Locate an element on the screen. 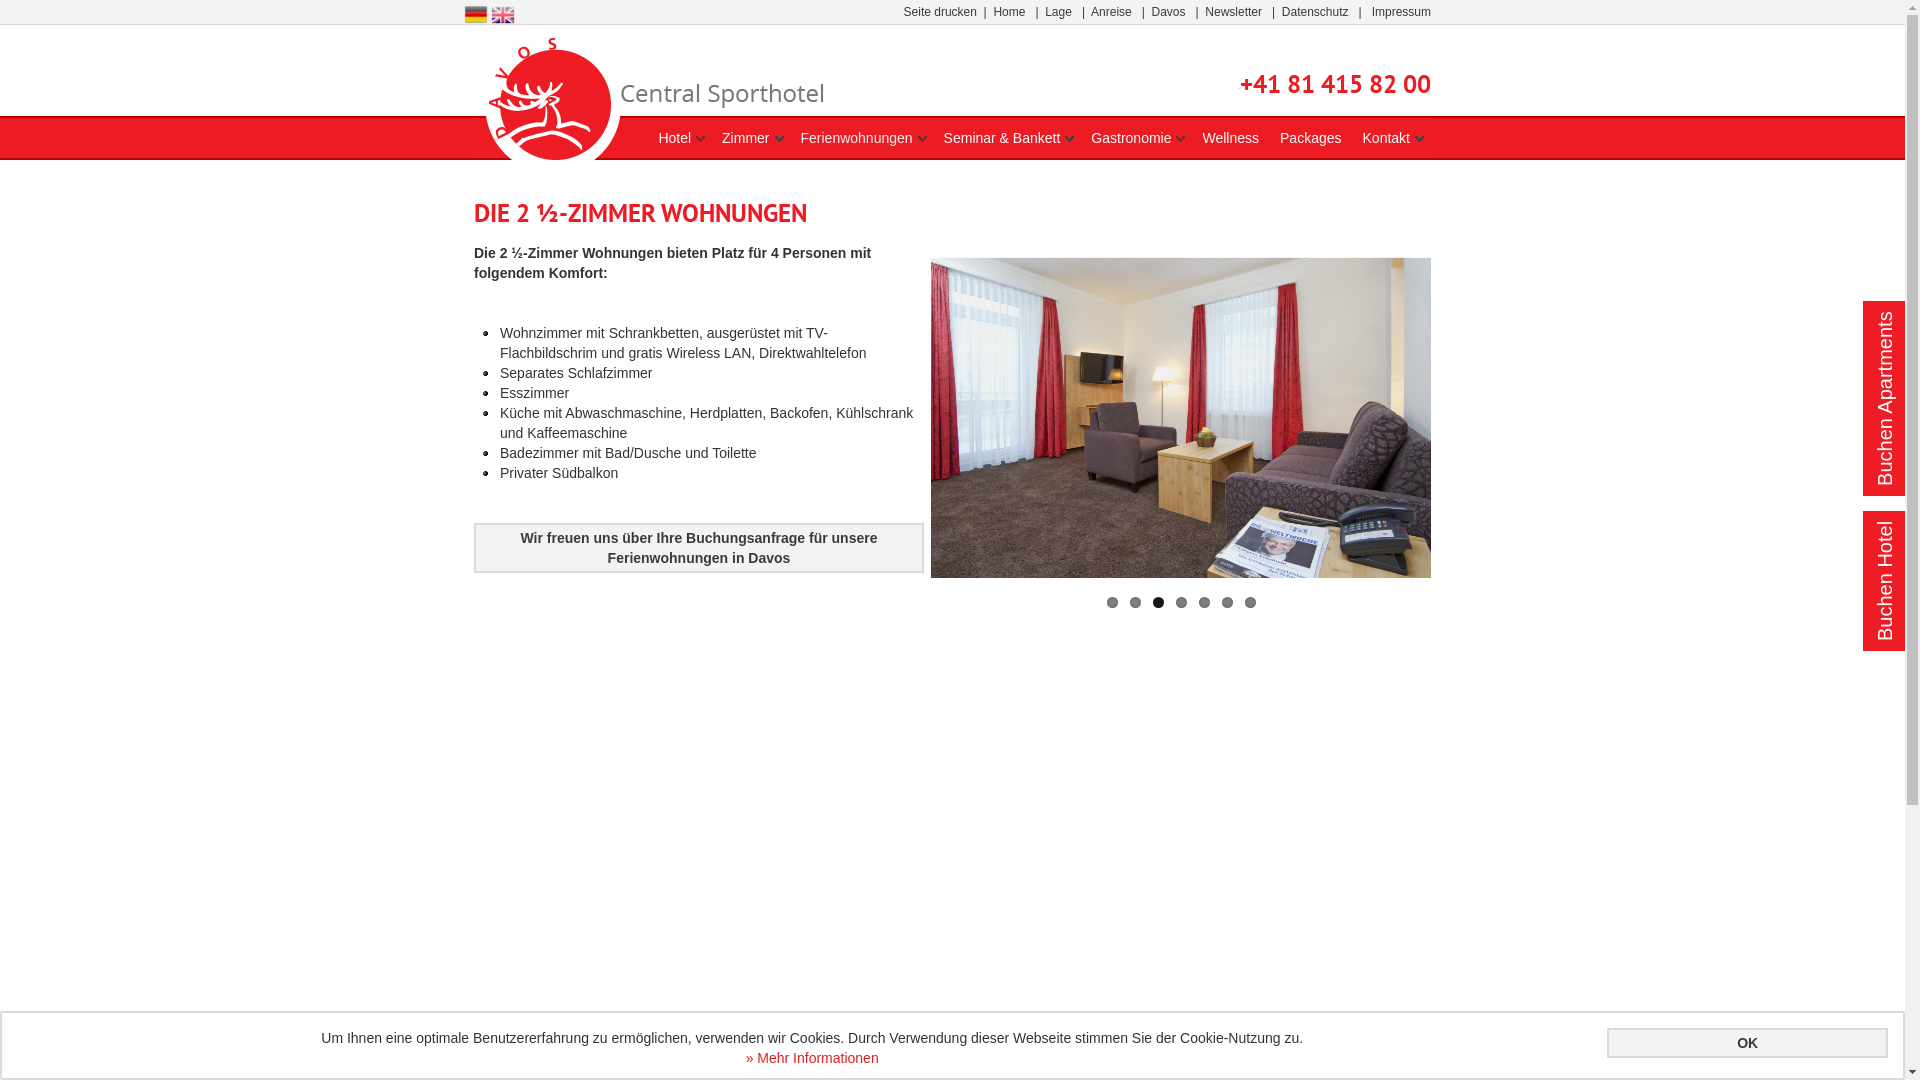  'de' is located at coordinates (463, 15).